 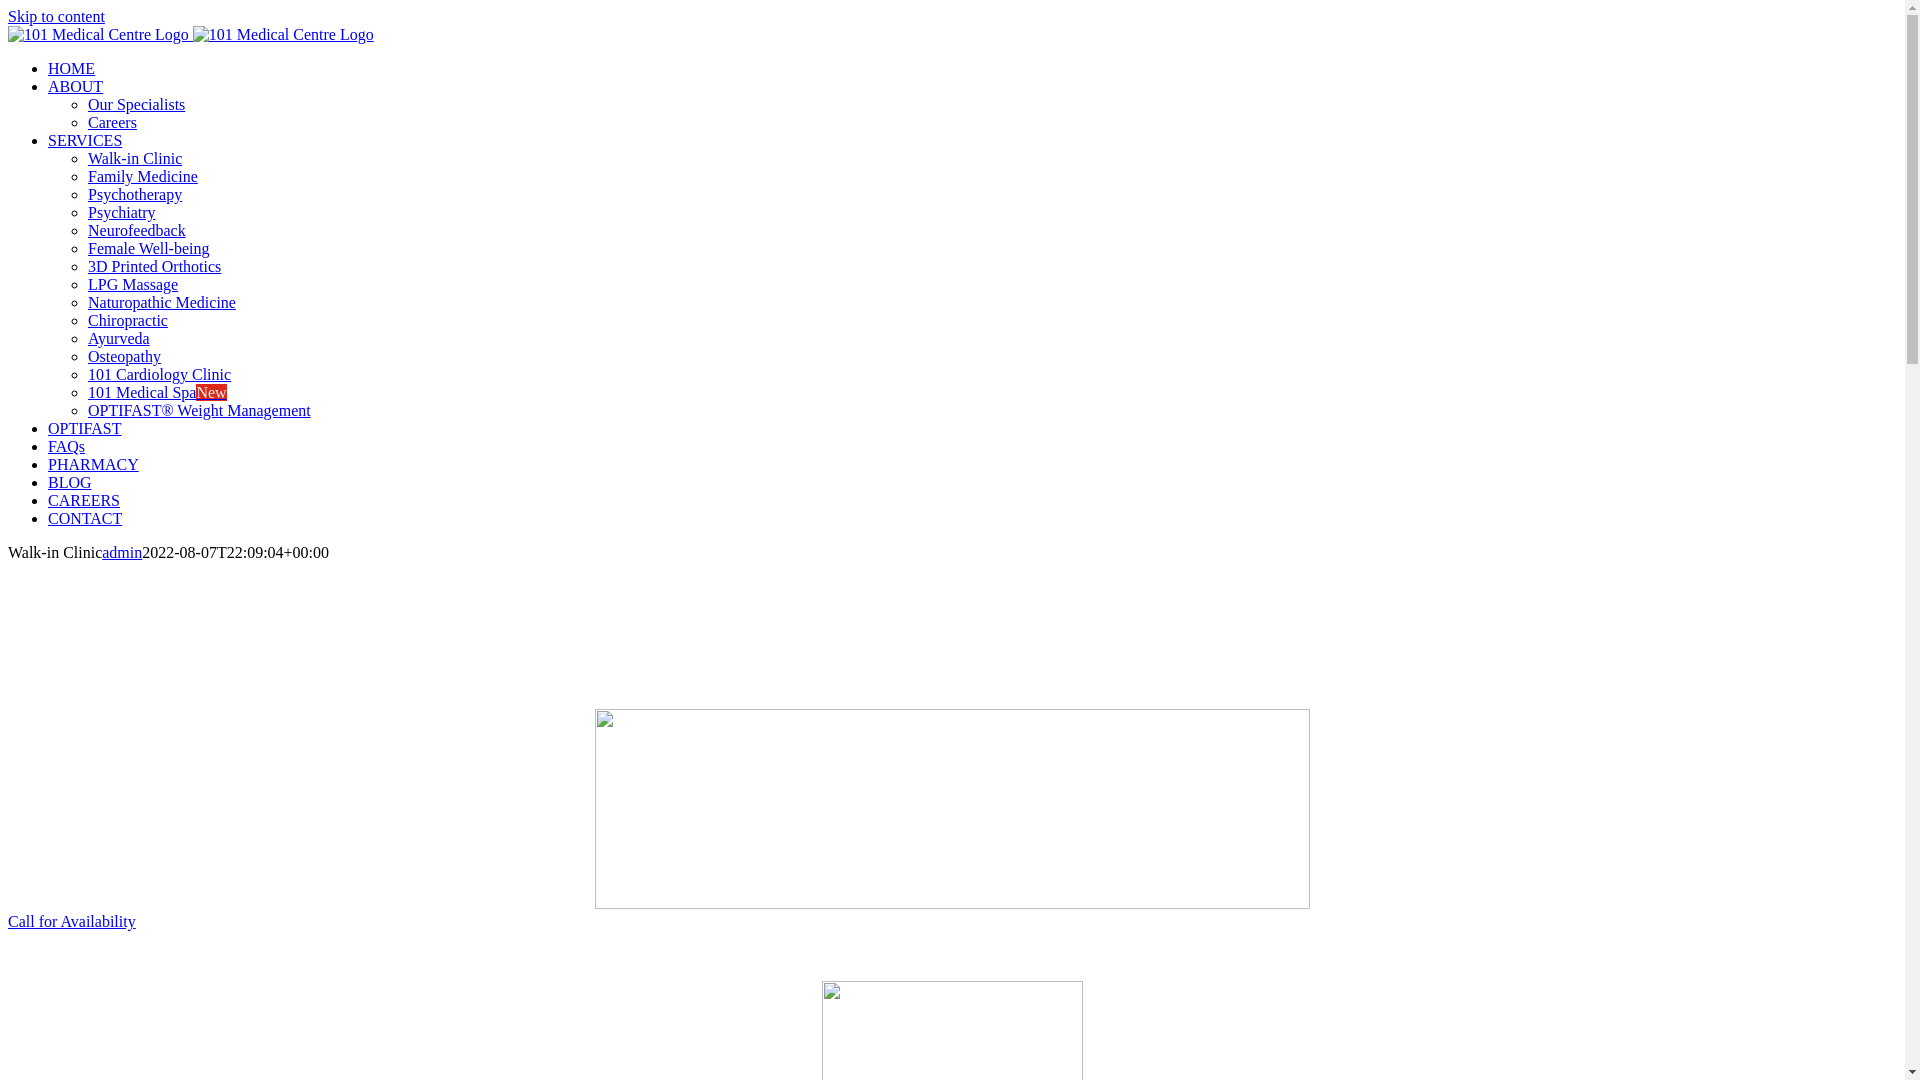 What do you see at coordinates (86, 392) in the screenshot?
I see `'101 Medical SpaNew'` at bounding box center [86, 392].